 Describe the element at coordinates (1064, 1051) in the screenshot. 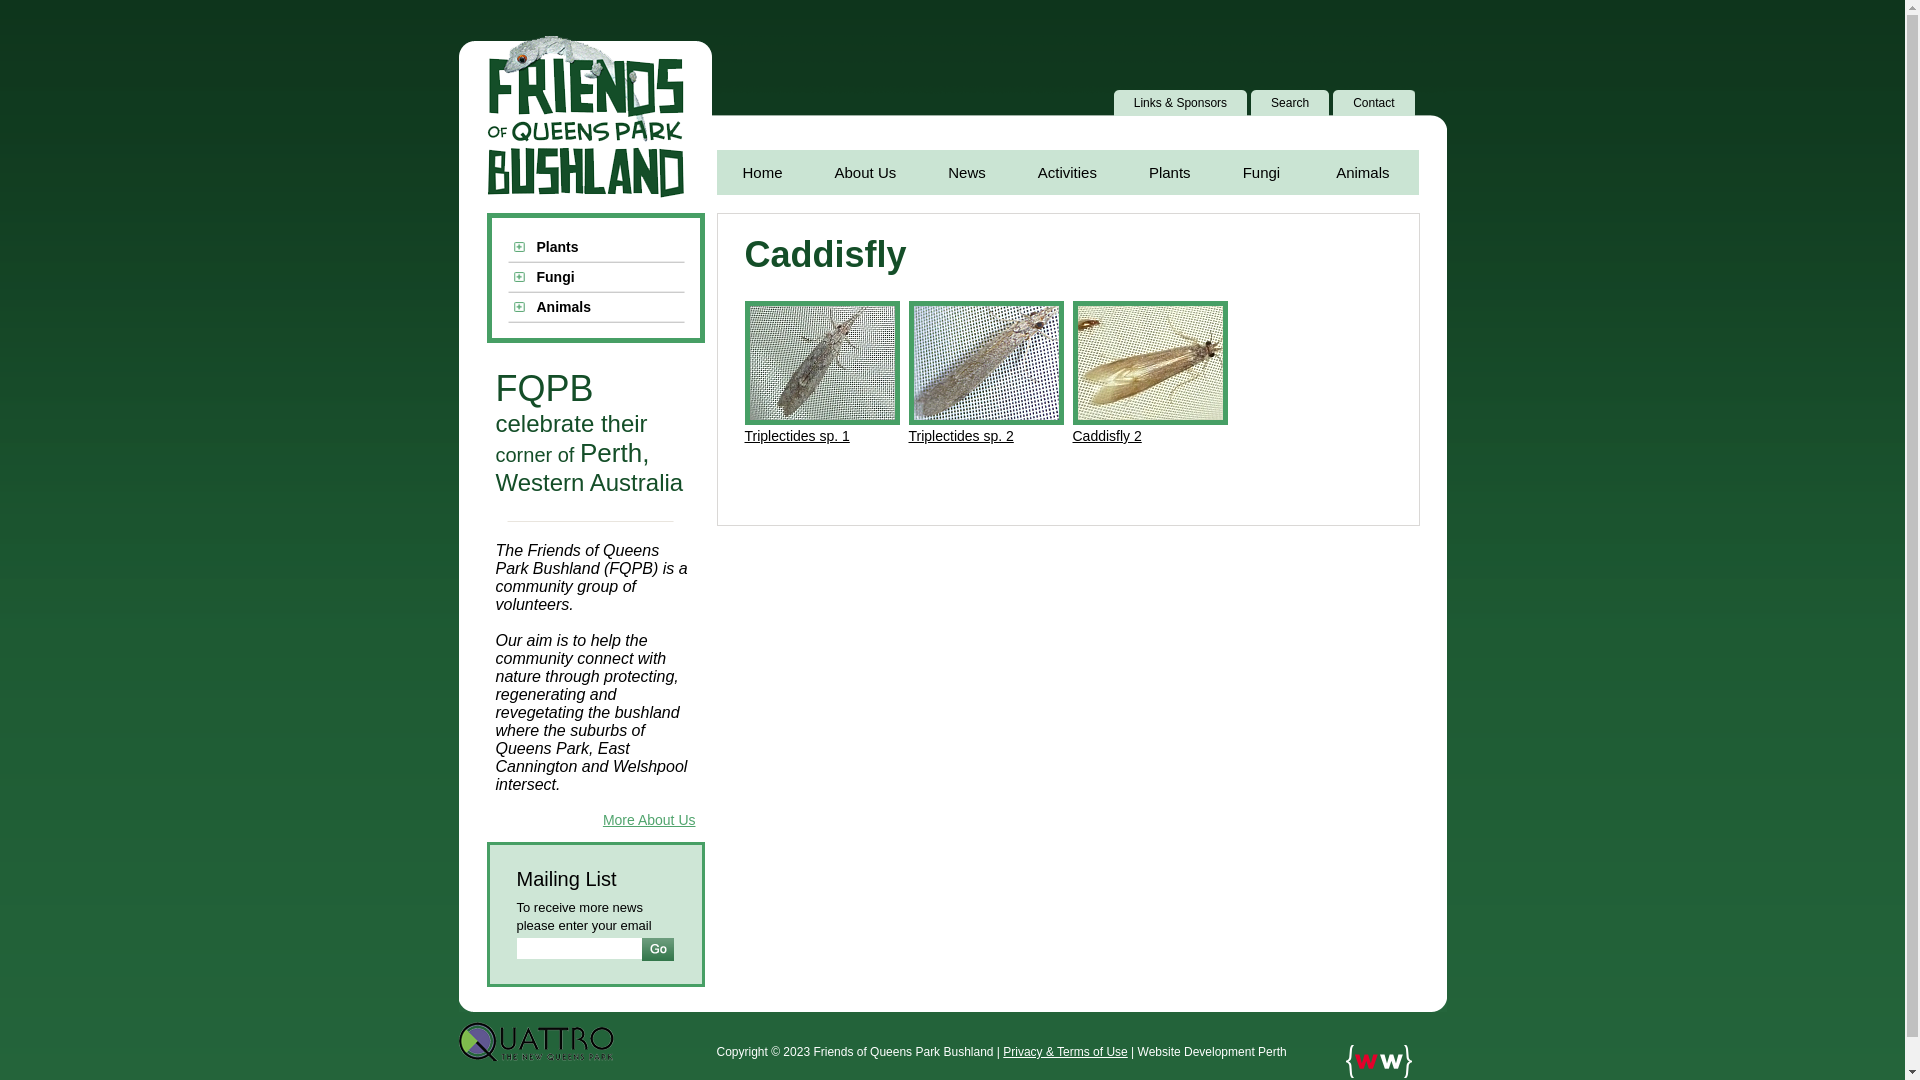

I see `'Privacy & Terms of Use'` at that location.